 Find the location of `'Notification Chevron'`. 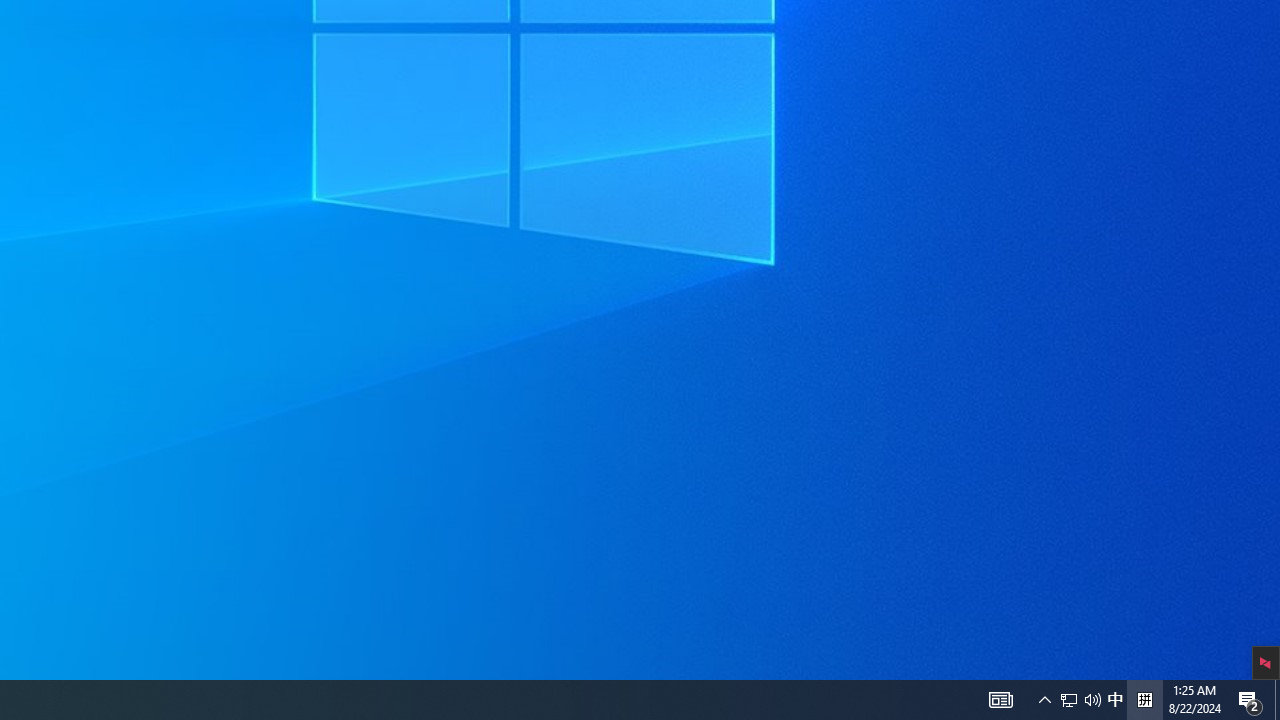

'Notification Chevron' is located at coordinates (1044, 698).